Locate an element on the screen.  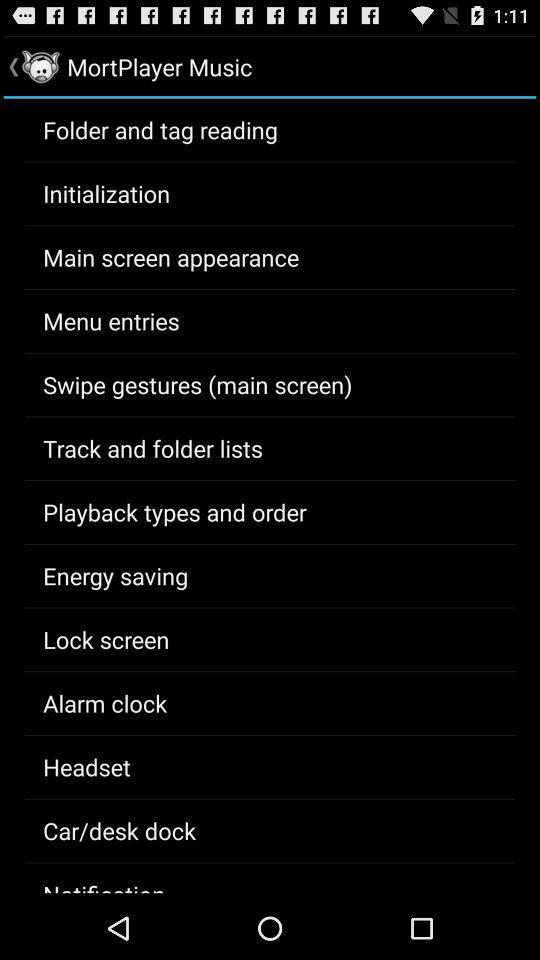
app below the headset item is located at coordinates (119, 830).